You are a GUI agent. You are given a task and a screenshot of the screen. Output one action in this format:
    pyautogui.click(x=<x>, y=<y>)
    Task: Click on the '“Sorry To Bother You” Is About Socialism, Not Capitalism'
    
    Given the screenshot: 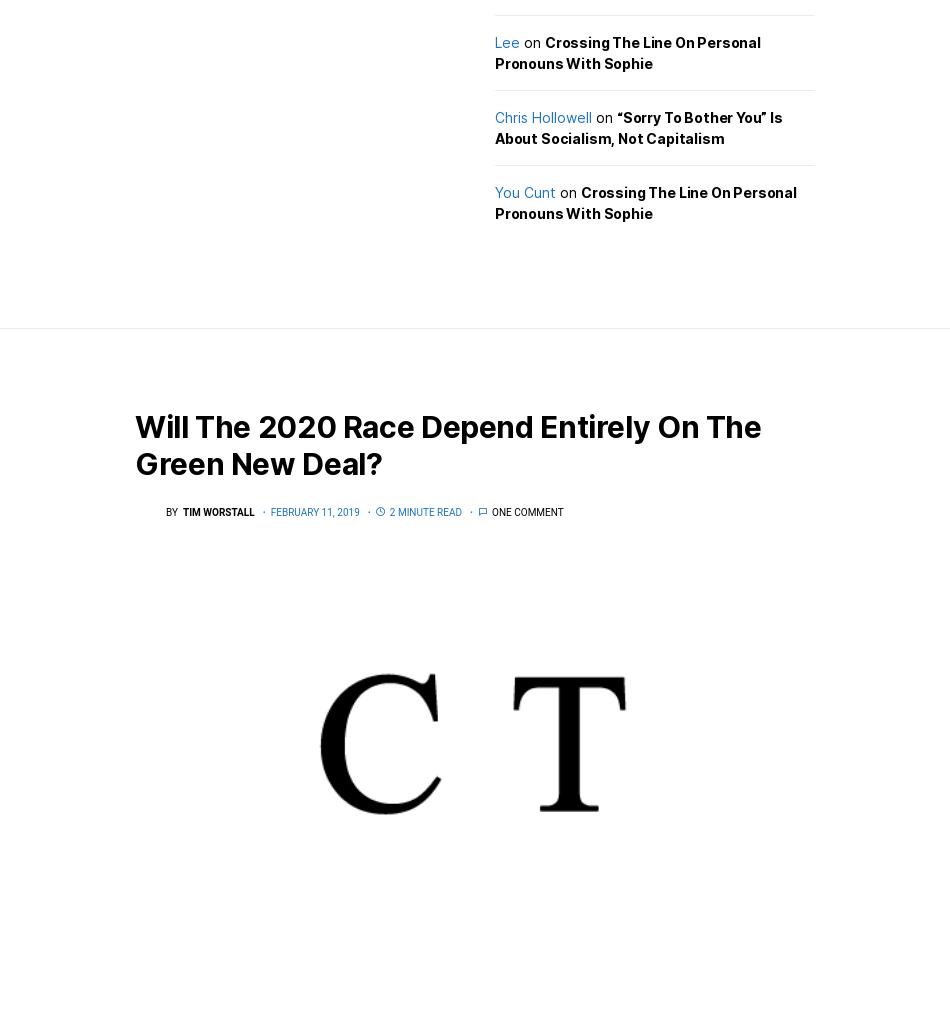 What is the action you would take?
    pyautogui.click(x=638, y=126)
    